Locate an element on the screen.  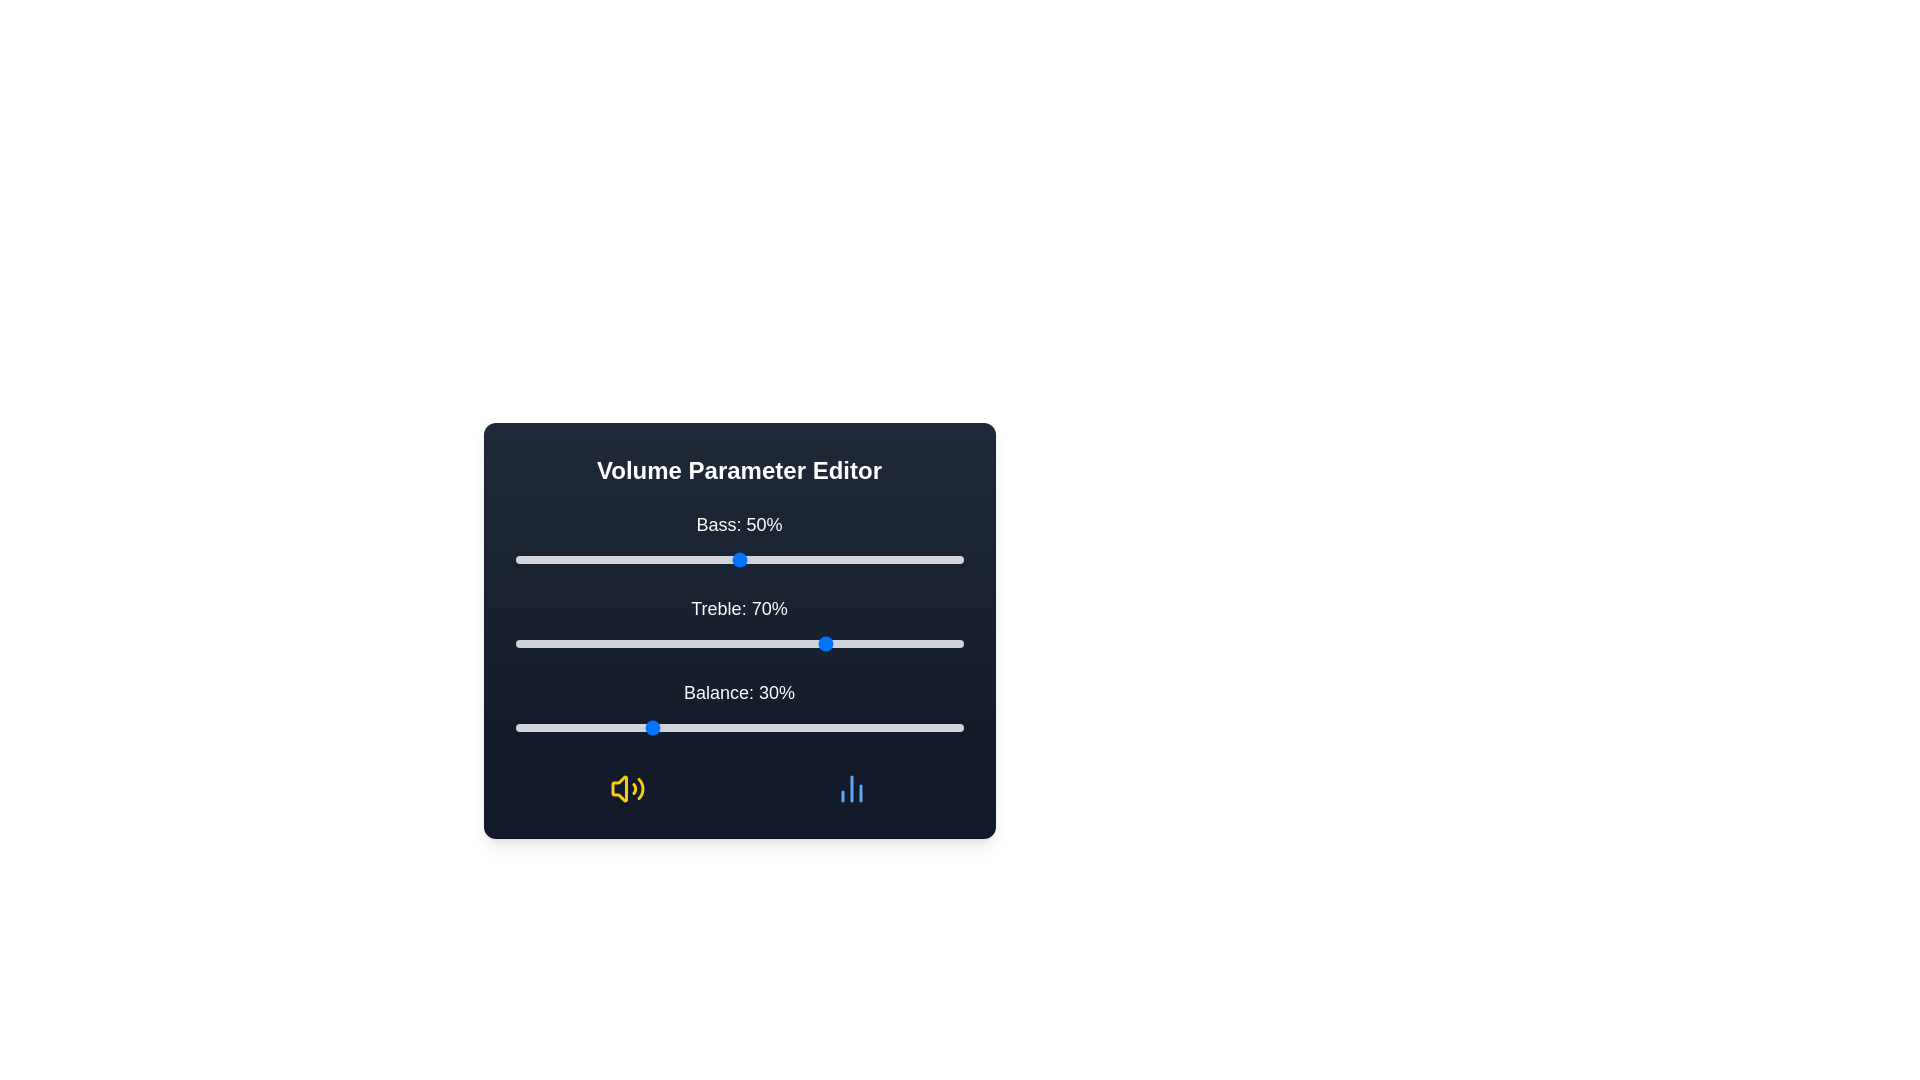
the 0 slider to a value of 63% is located at coordinates (796, 559).